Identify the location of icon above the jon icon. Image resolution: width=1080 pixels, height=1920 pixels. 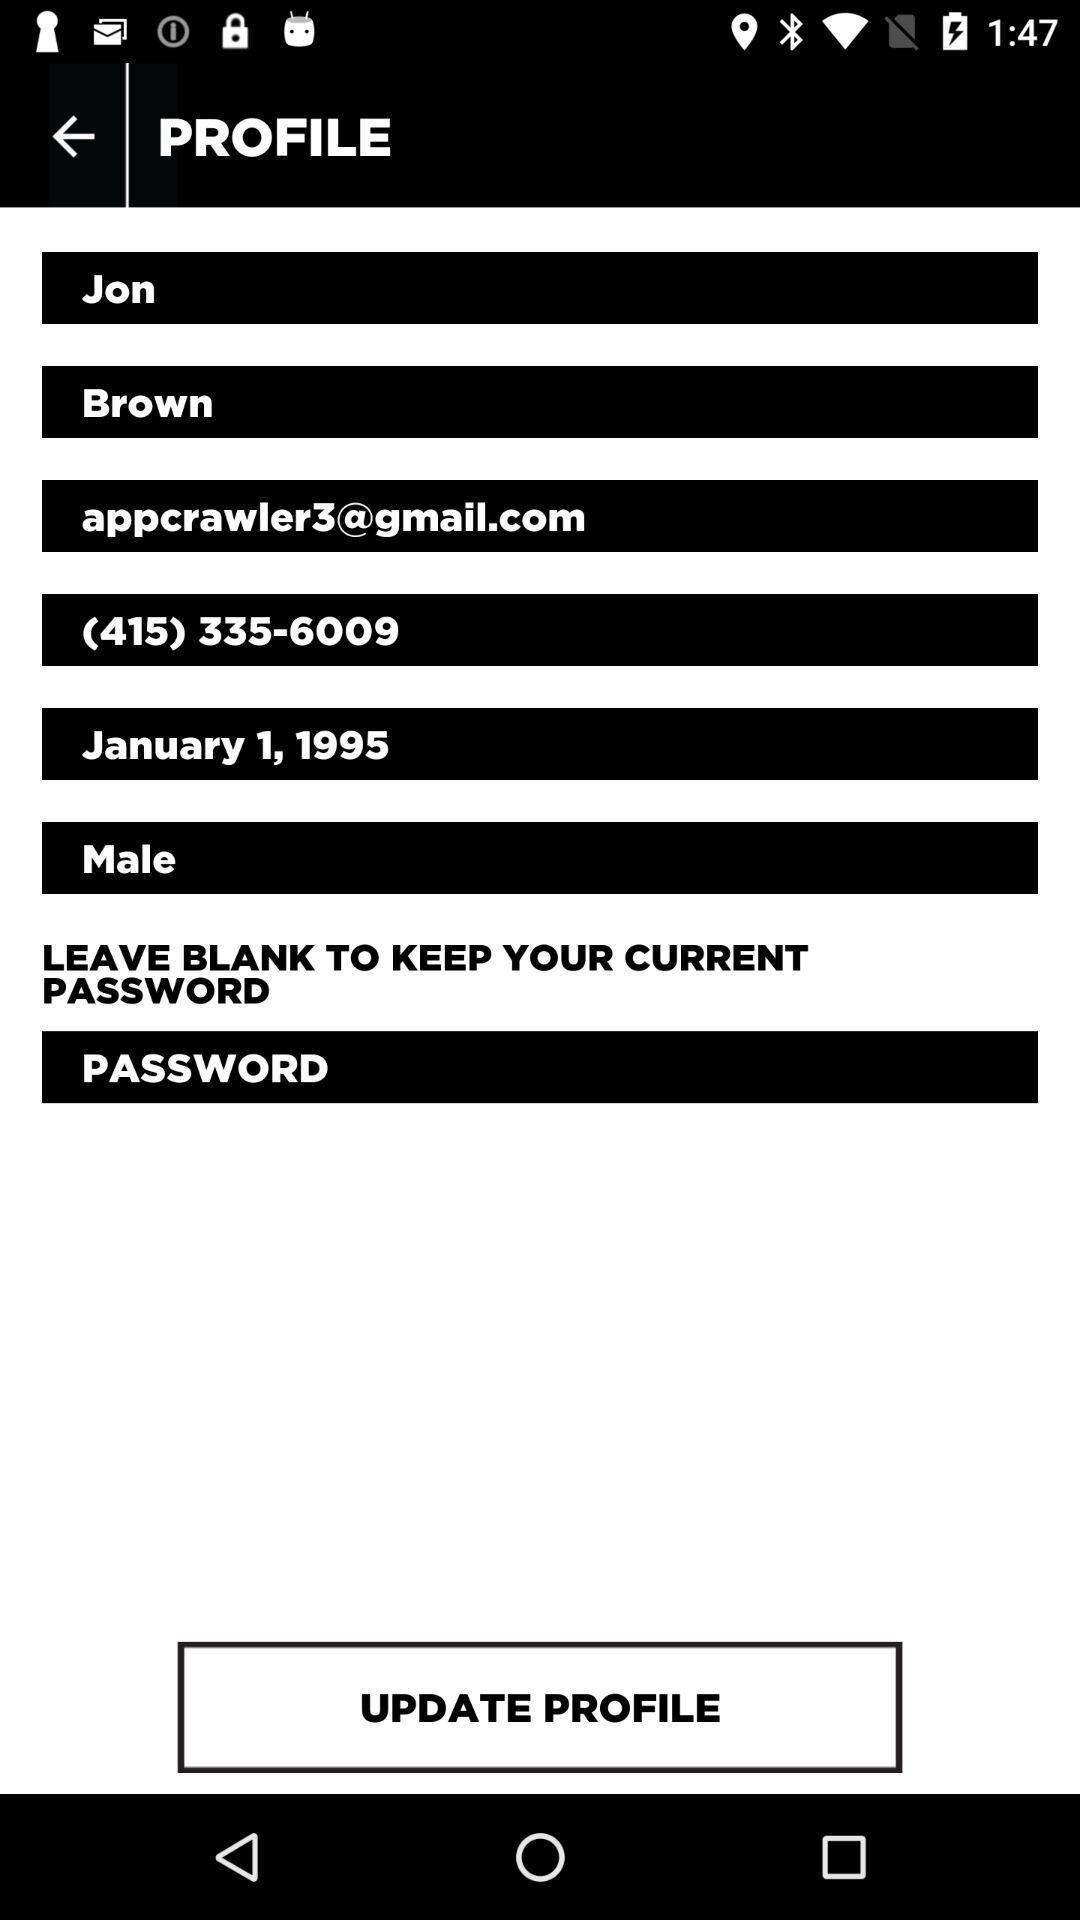
(72, 135).